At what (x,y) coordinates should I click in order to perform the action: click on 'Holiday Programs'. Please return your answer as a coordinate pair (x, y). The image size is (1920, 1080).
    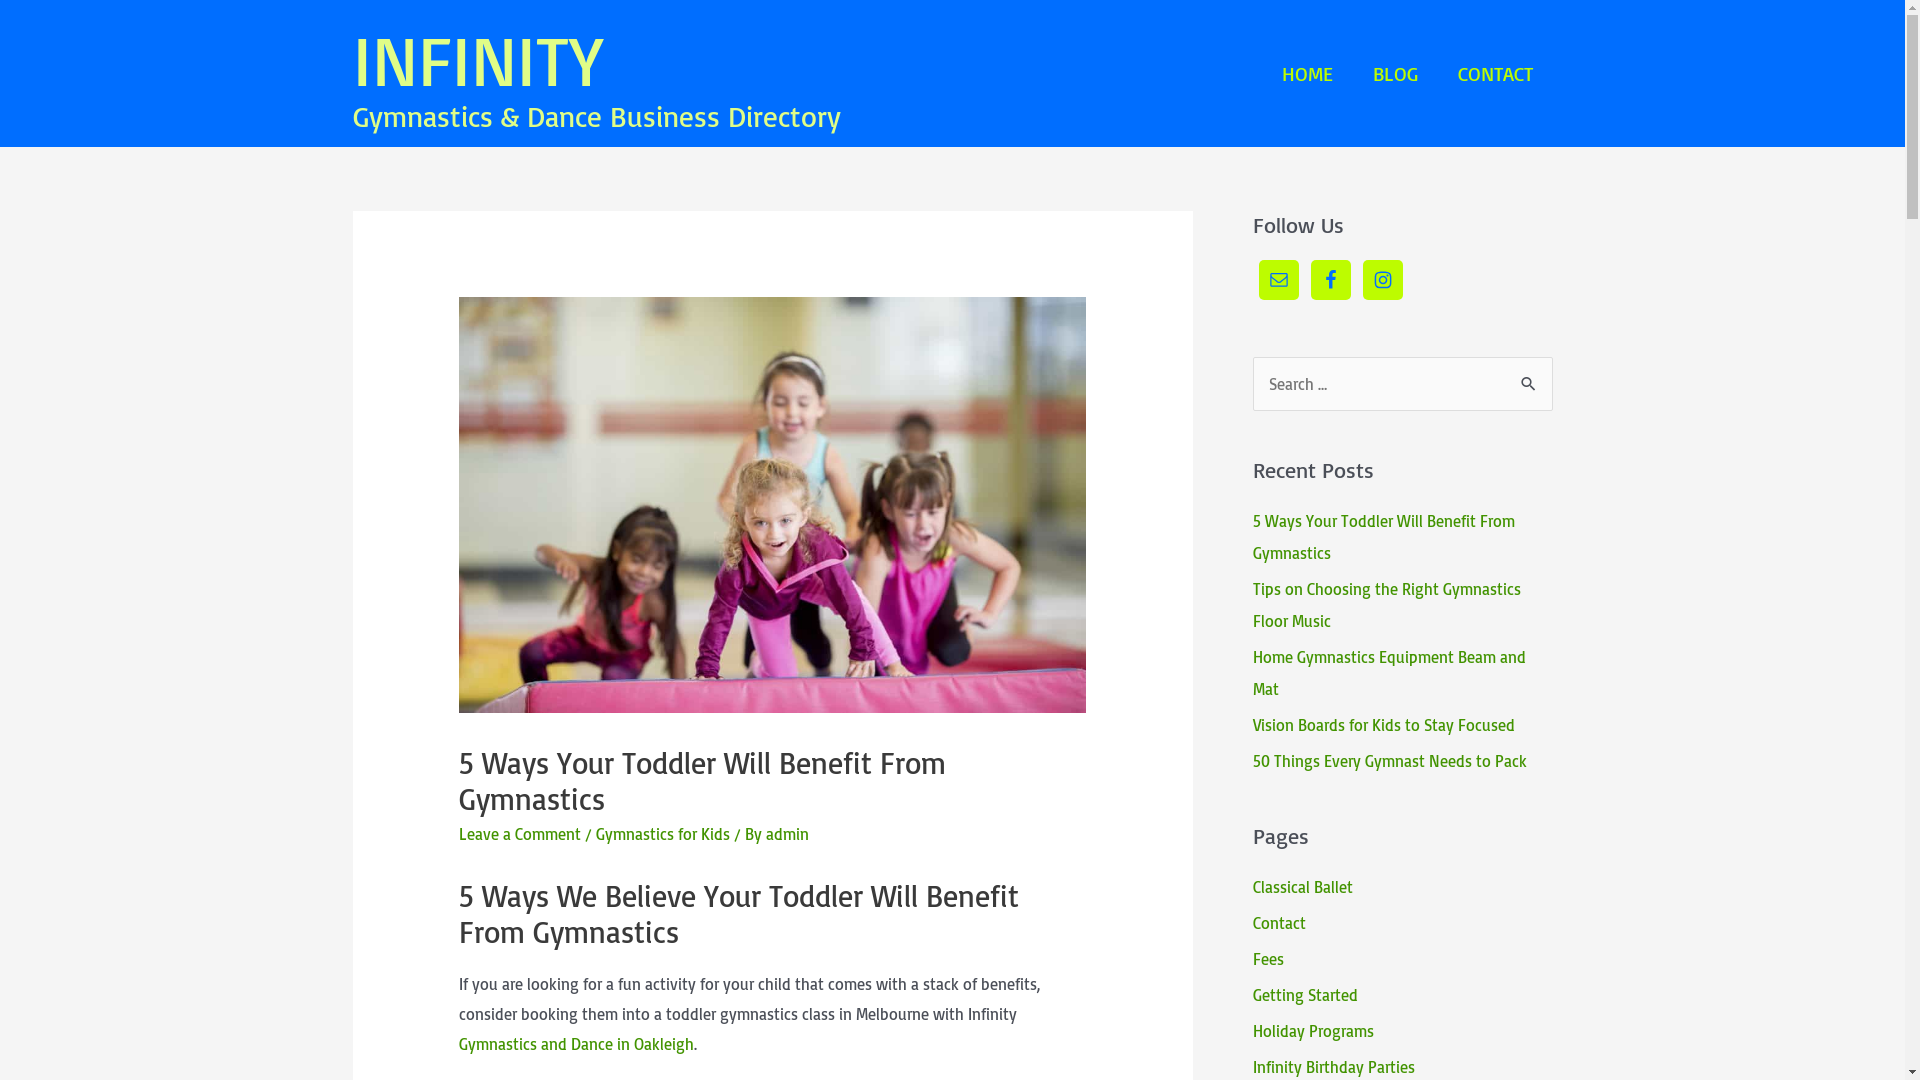
    Looking at the image, I should click on (1312, 1030).